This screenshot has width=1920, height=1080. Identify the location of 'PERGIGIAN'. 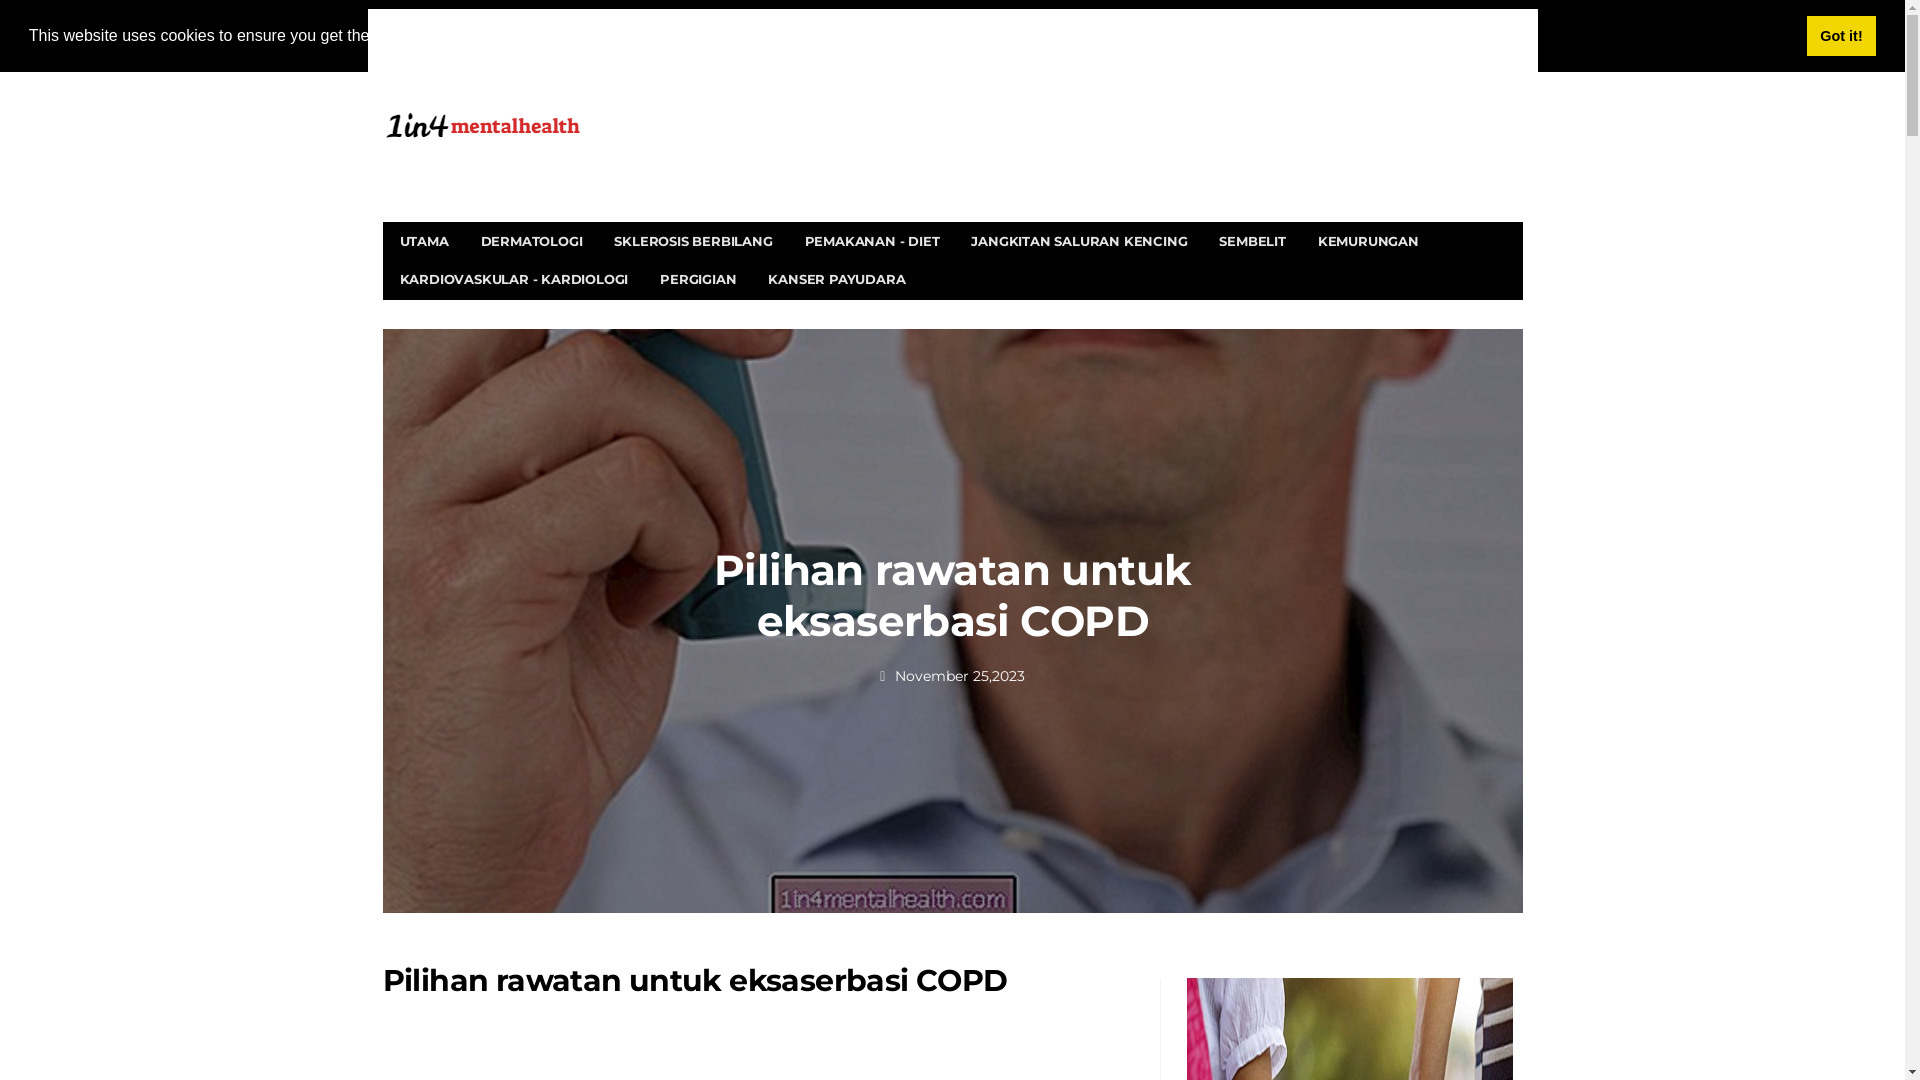
(697, 278).